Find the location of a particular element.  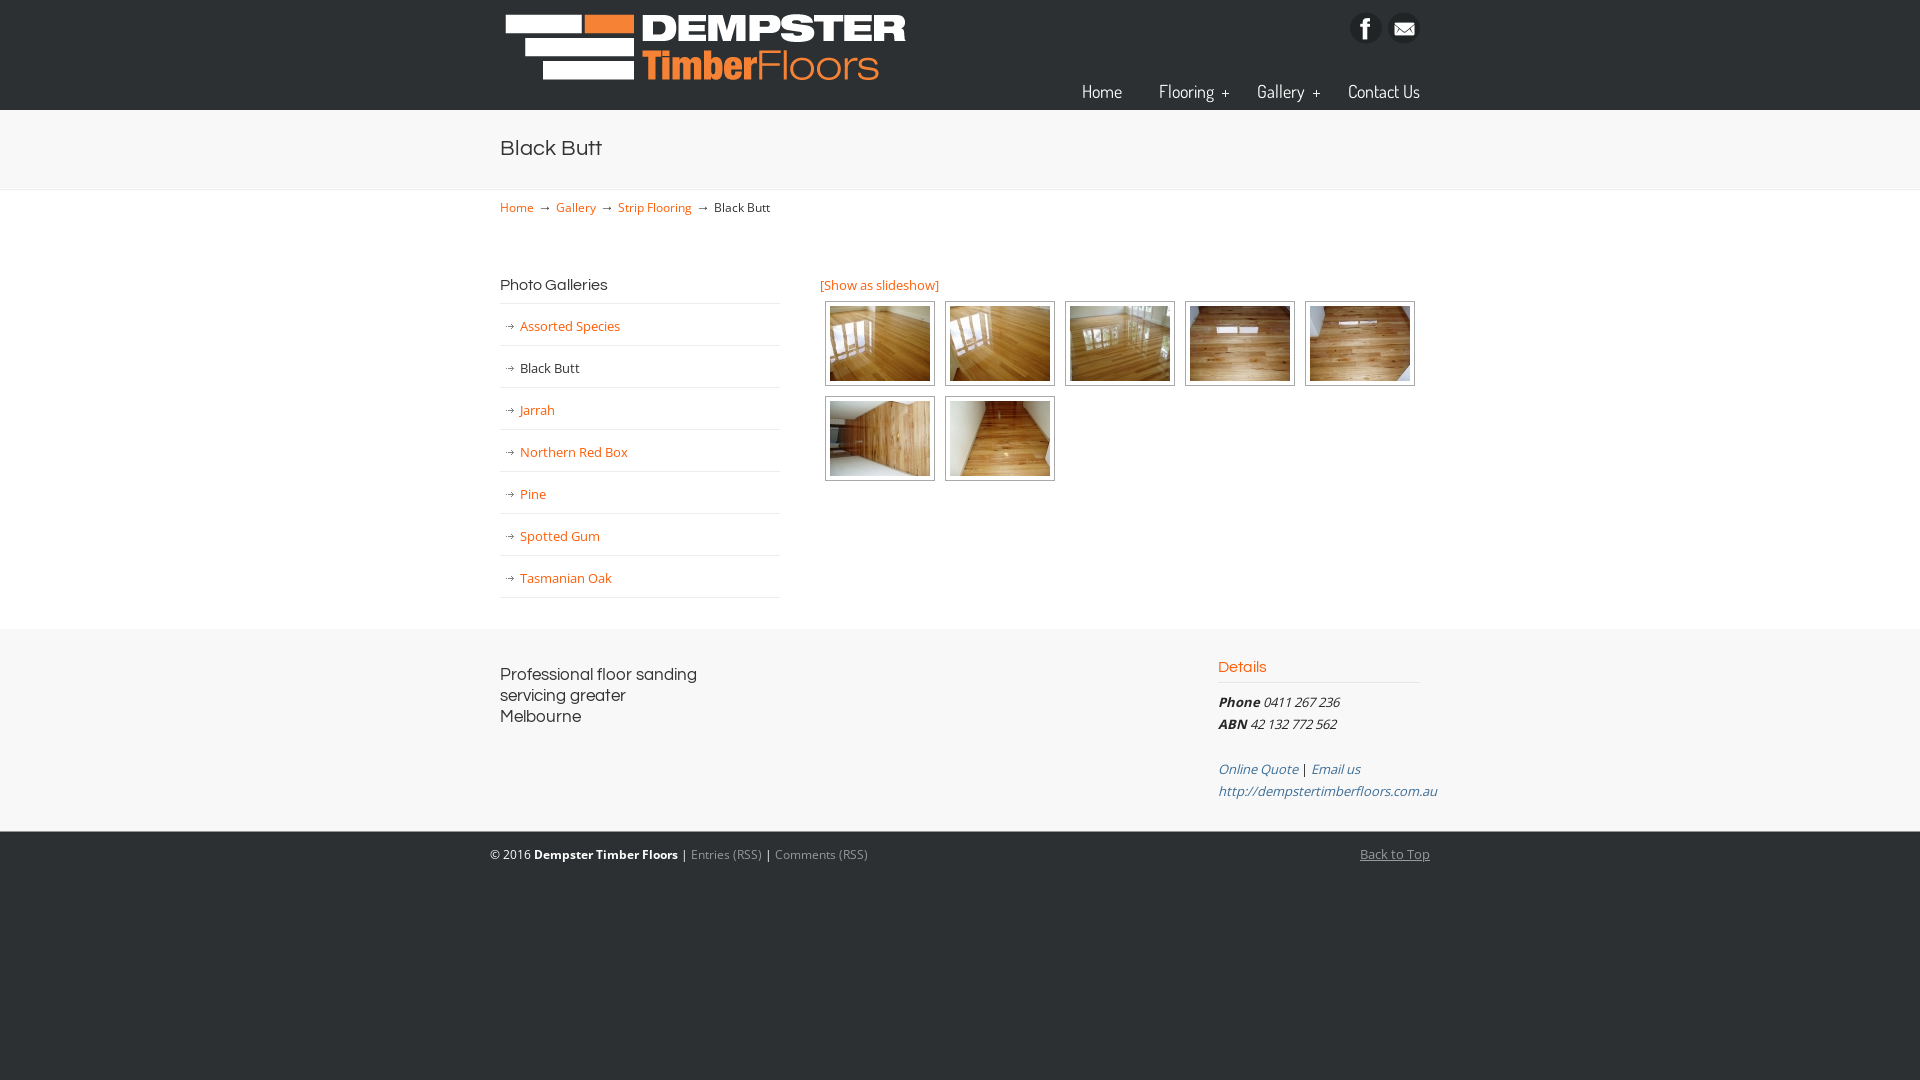

'Comments (RSS)' is located at coordinates (773, 853).